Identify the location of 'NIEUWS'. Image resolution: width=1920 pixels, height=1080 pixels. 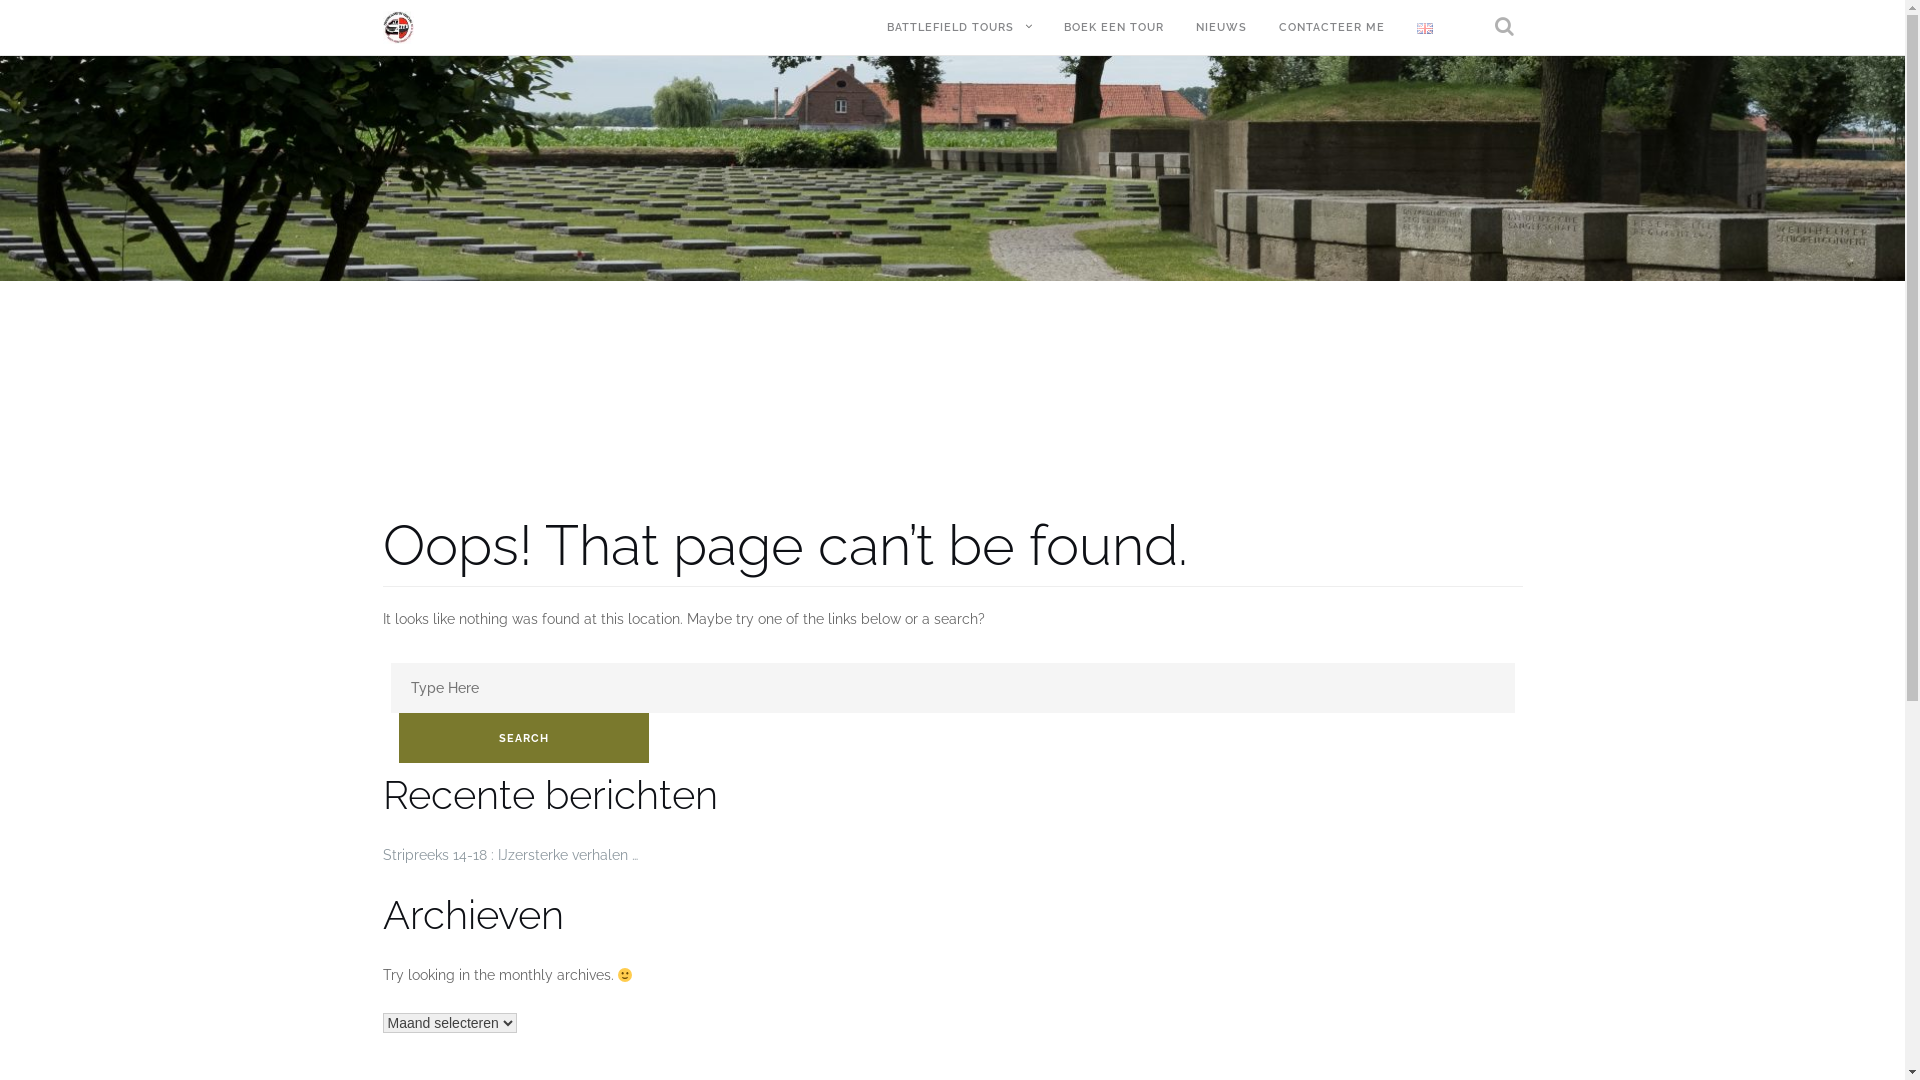
(1220, 28).